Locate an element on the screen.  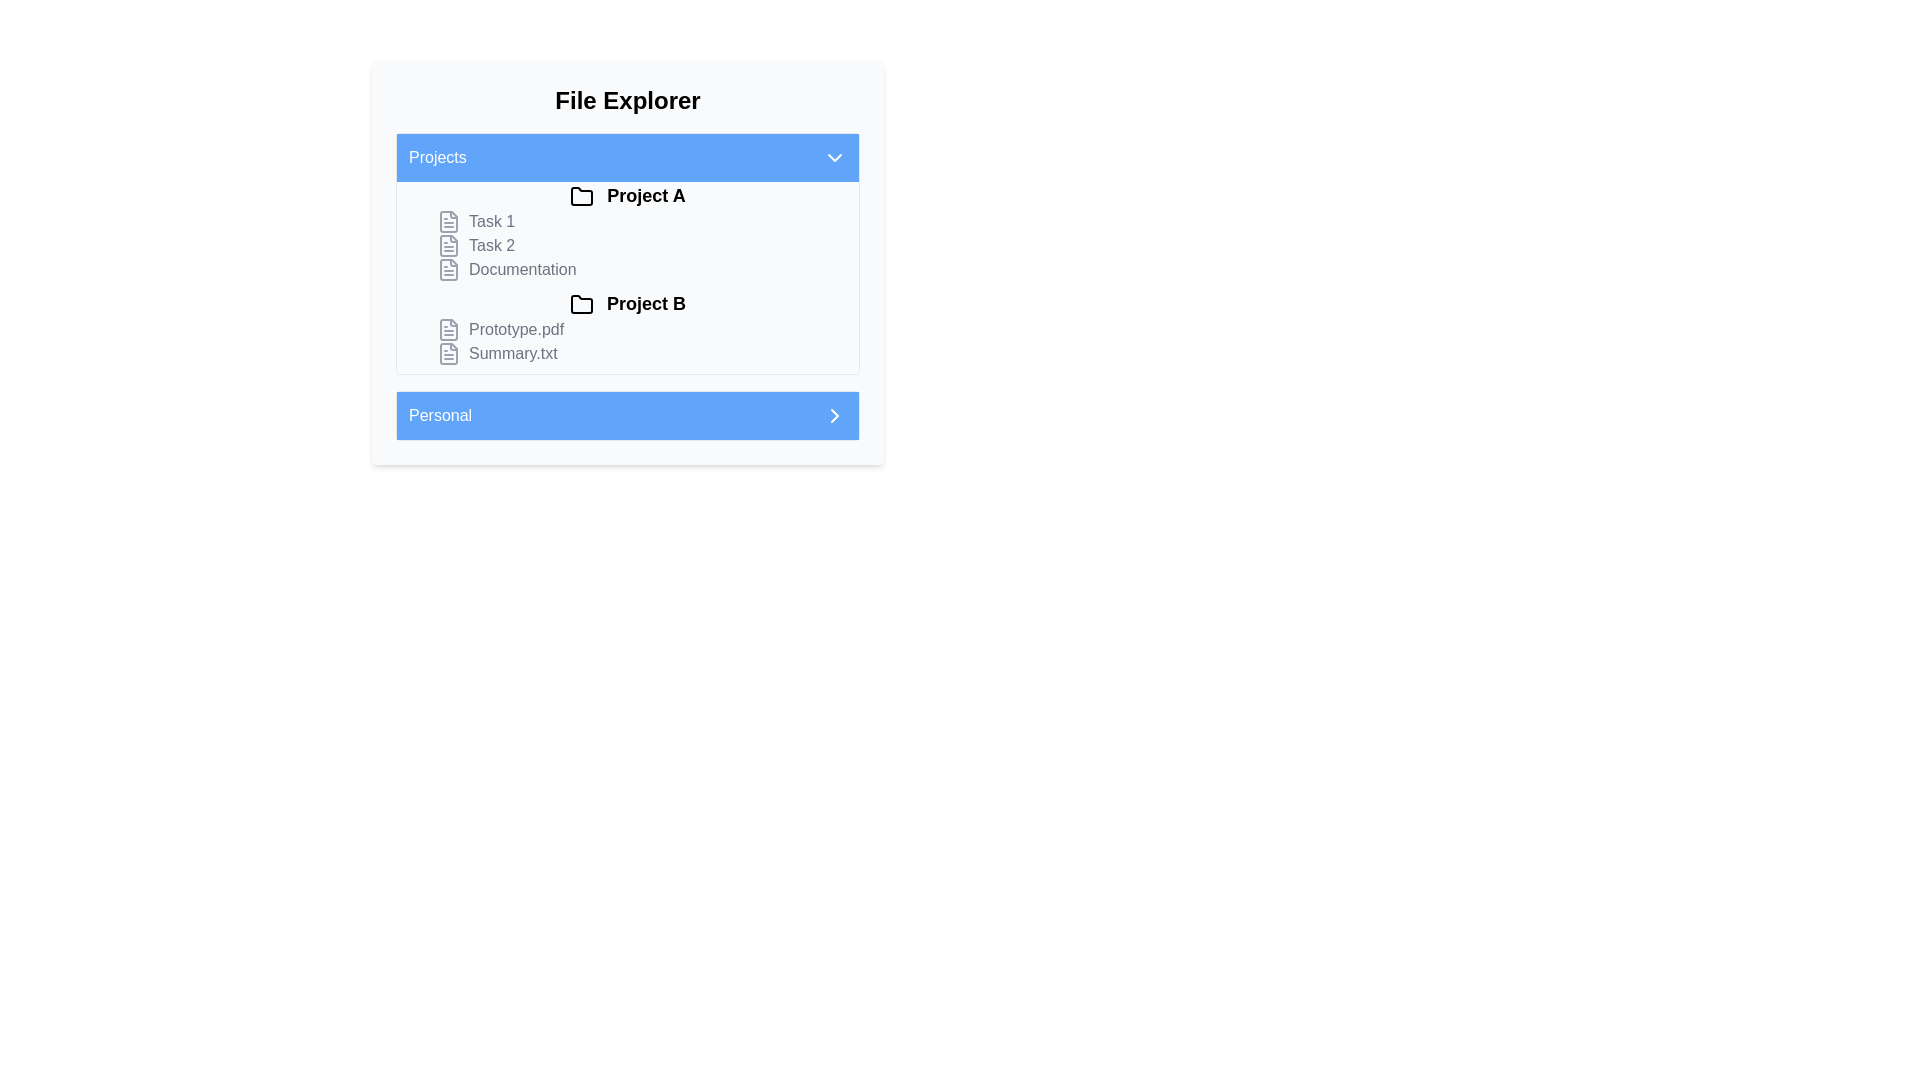
the folder icon located to the left of the text labeled 'Project A' in the 'Projects' section of the 'File Explorer' interface is located at coordinates (581, 197).